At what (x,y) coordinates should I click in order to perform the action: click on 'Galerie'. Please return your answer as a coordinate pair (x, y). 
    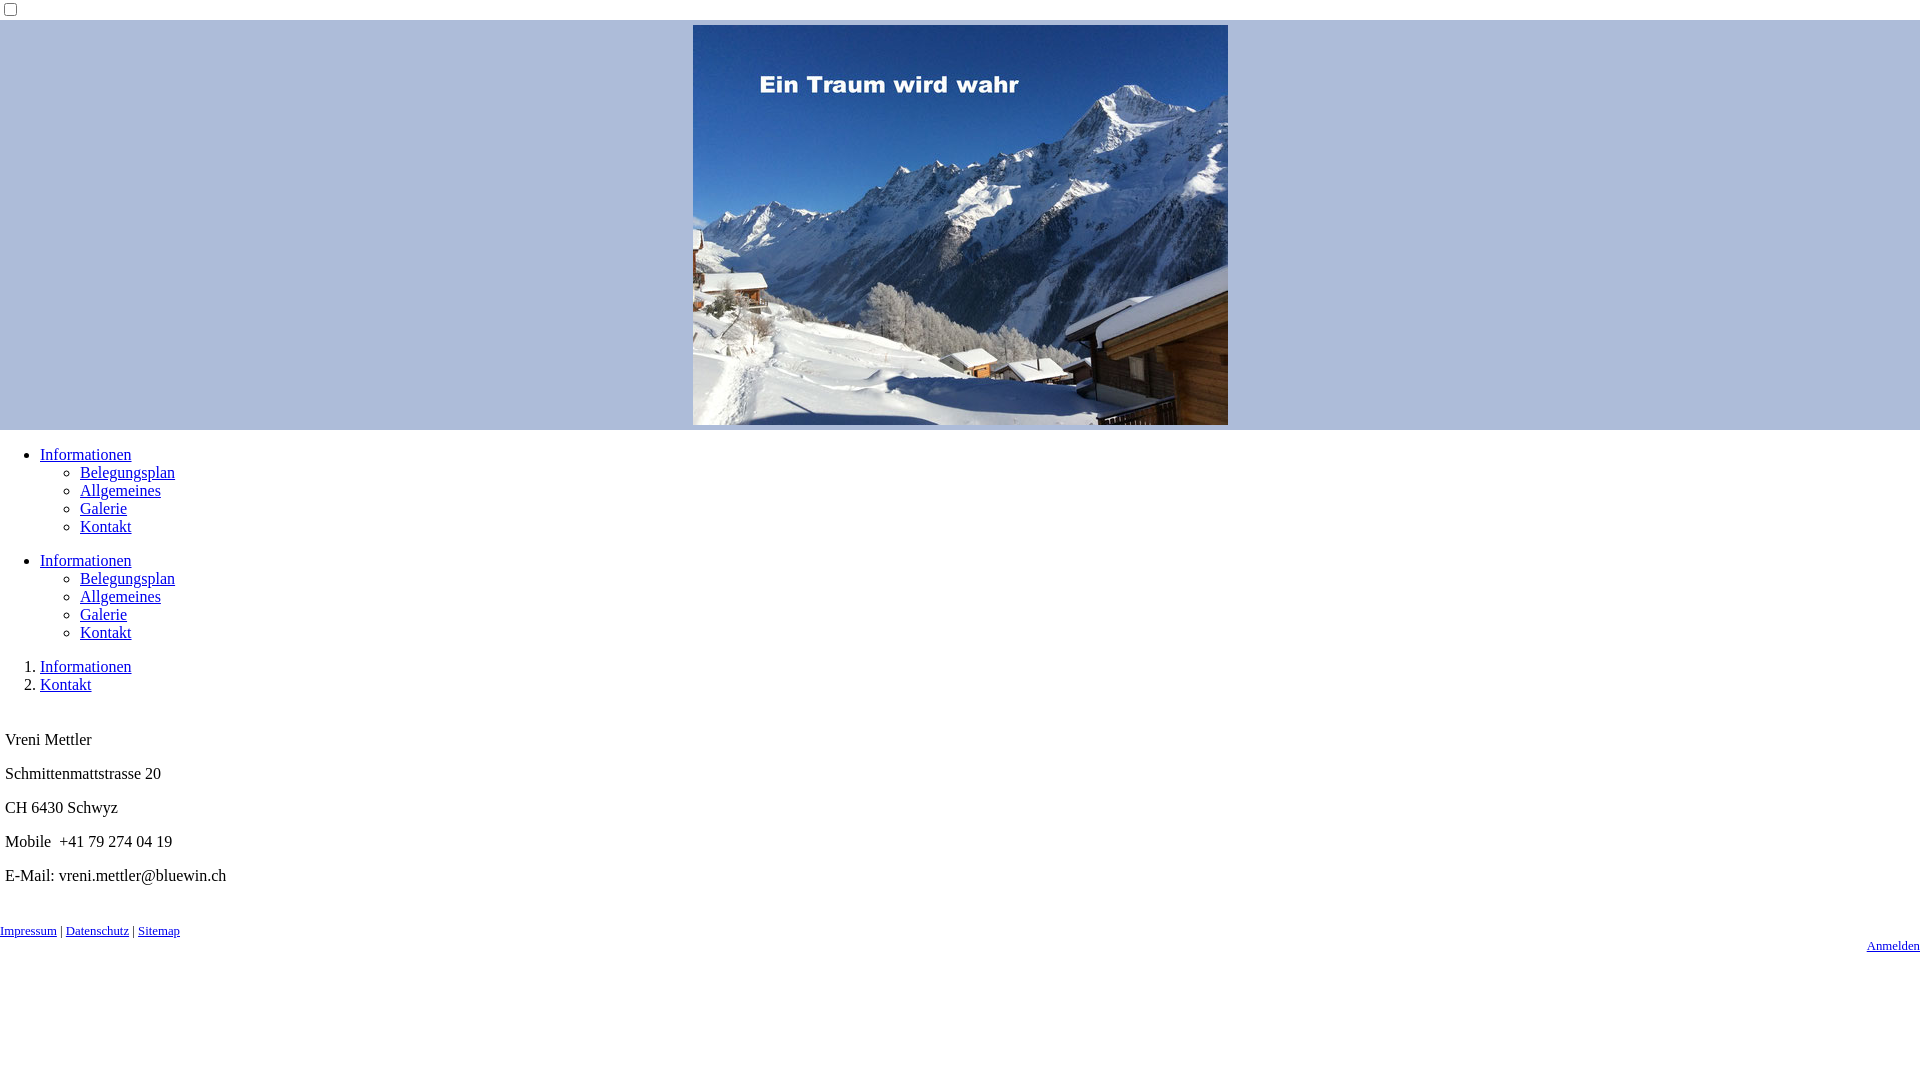
    Looking at the image, I should click on (102, 507).